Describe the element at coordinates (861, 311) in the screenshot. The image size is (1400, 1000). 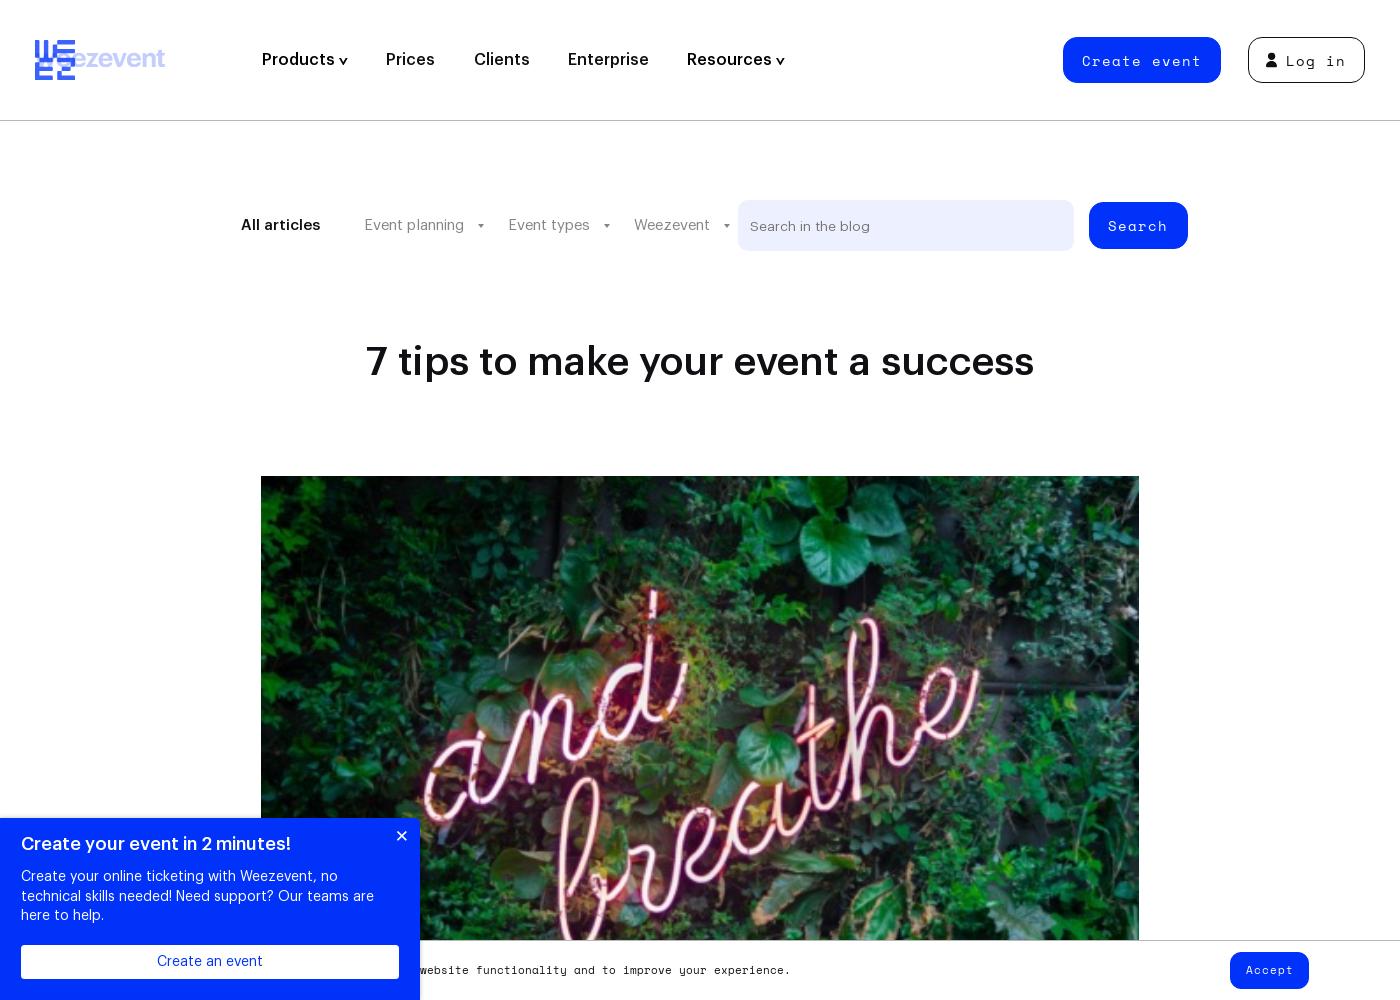
I see `'Make sure your events are one step ahead.'` at that location.